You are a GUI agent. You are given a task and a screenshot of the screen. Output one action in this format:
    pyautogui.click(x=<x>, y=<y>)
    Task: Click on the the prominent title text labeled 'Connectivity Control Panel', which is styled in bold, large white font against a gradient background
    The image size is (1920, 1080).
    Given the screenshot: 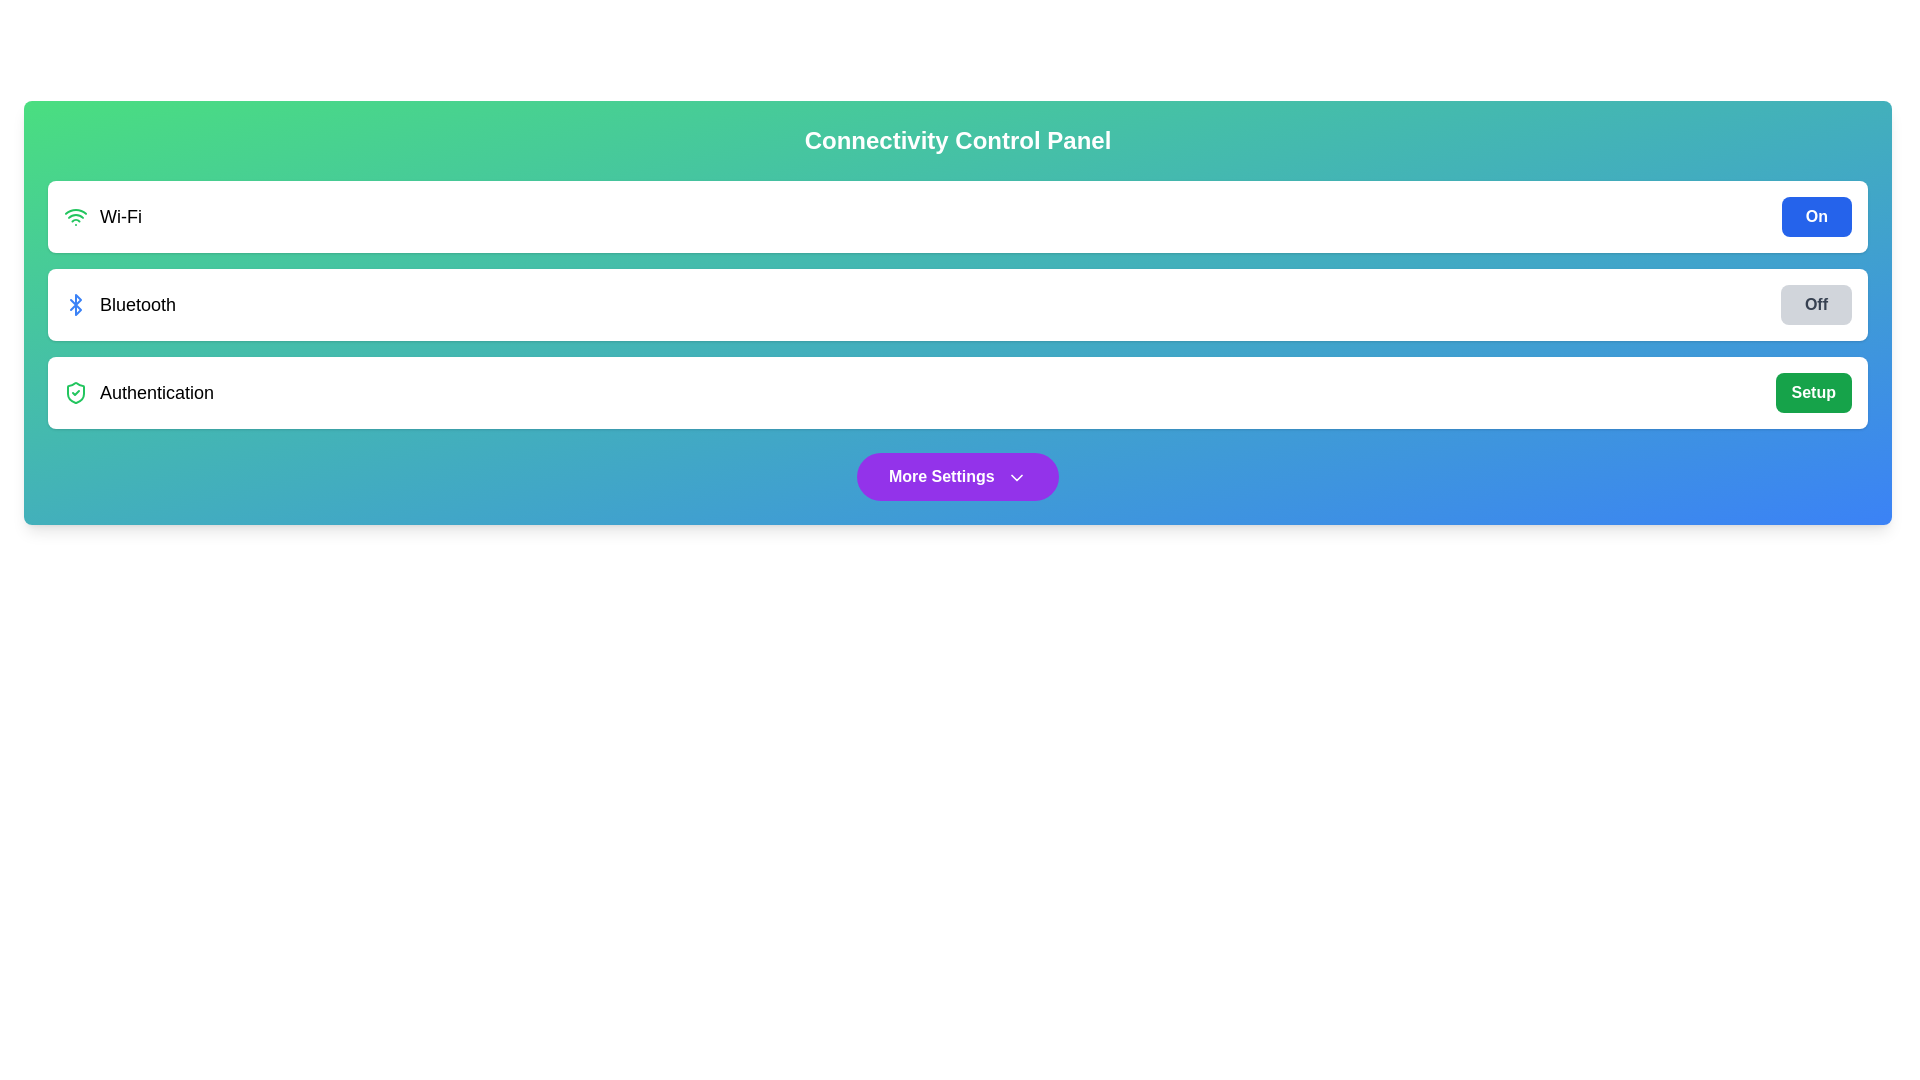 What is the action you would take?
    pyautogui.click(x=957, y=140)
    